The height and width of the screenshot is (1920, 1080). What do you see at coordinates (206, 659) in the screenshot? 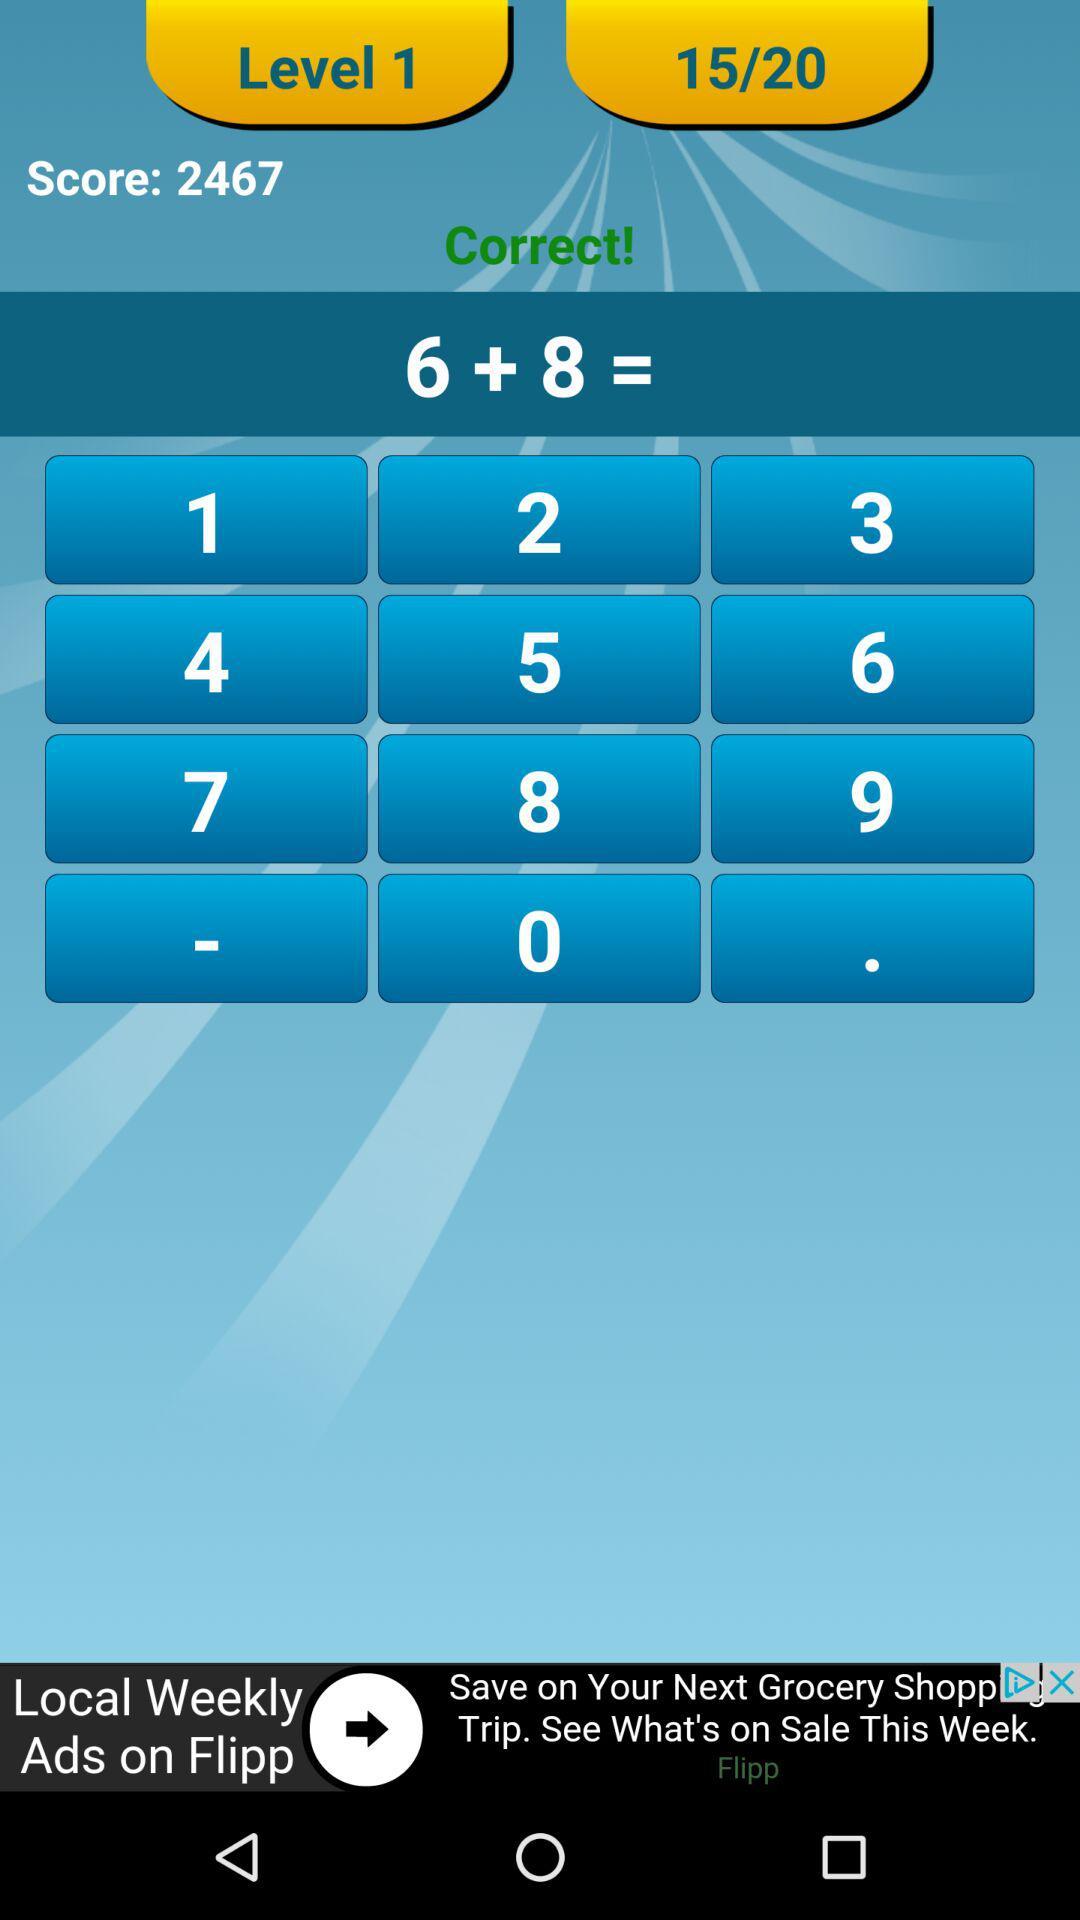
I see `the icon to the left of 2 icon` at bounding box center [206, 659].